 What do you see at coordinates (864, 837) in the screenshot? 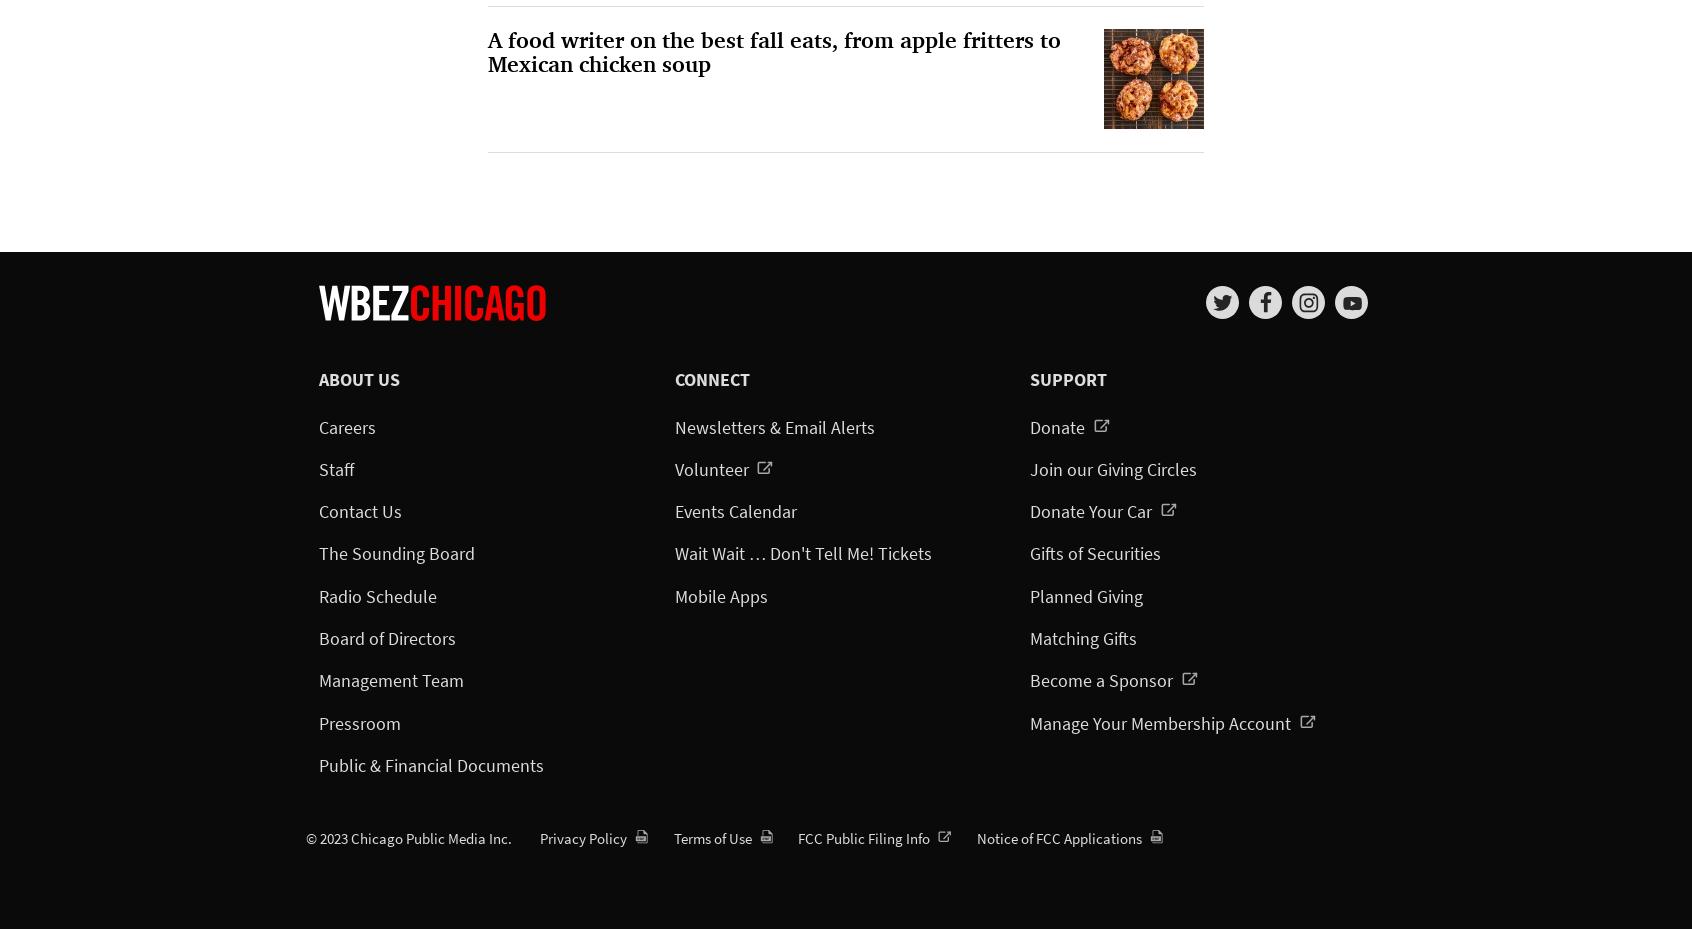
I see `'FCC Public Filing Info'` at bounding box center [864, 837].